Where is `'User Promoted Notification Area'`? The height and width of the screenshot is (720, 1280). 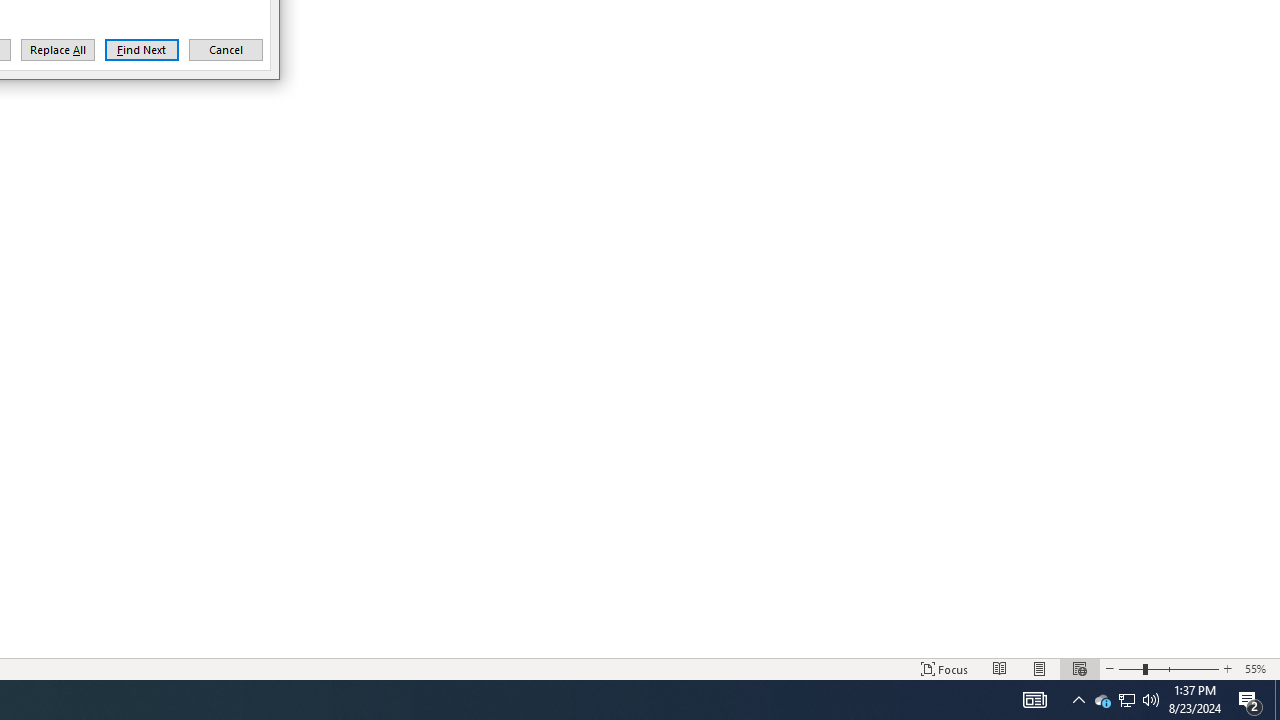
'User Promoted Notification Area' is located at coordinates (1127, 698).